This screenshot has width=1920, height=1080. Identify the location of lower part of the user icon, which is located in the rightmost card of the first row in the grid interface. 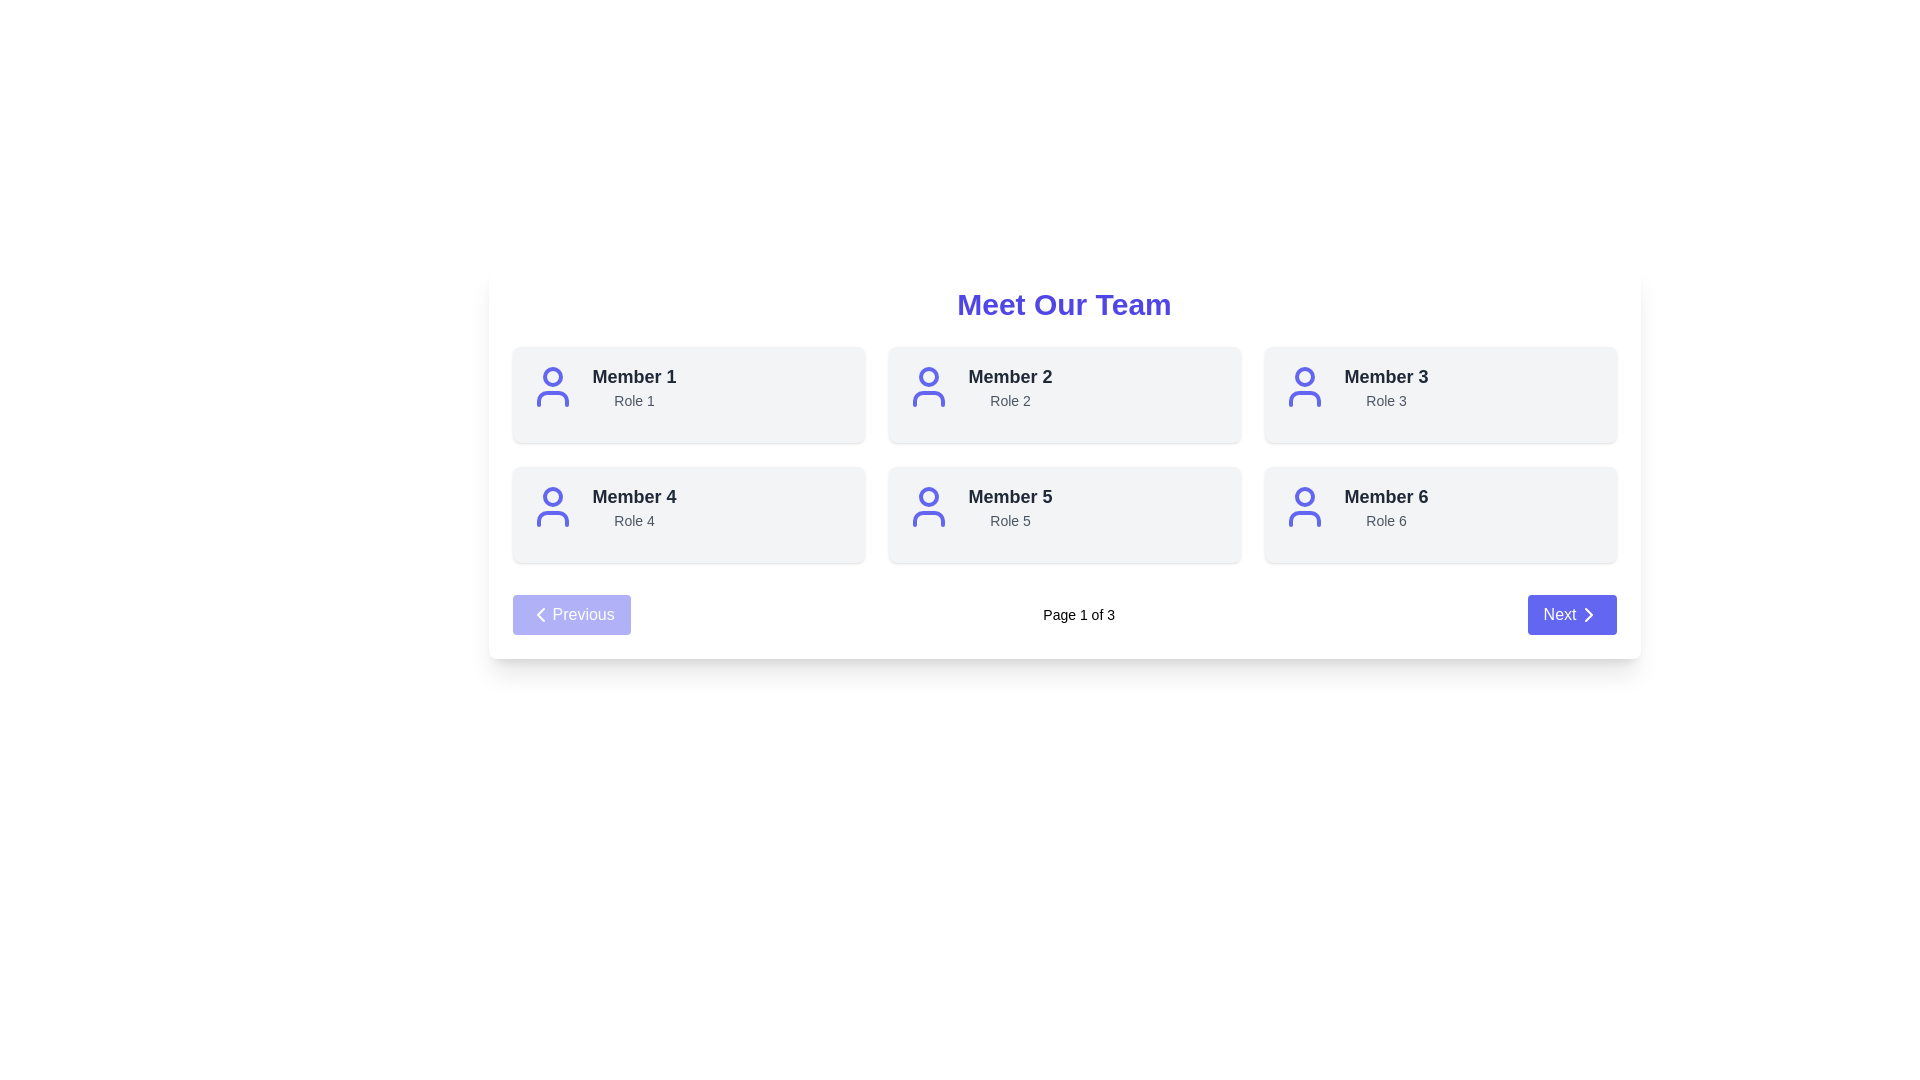
(1304, 398).